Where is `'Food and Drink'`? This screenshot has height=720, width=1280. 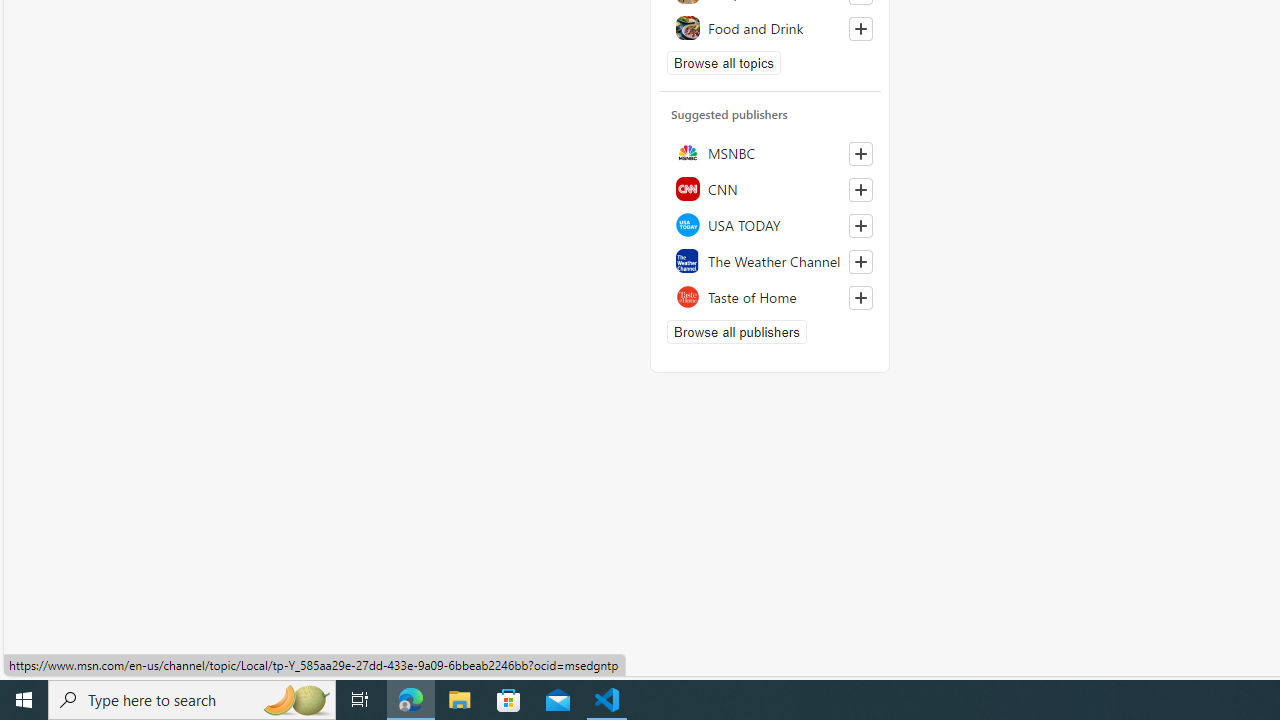
'Food and Drink' is located at coordinates (769, 27).